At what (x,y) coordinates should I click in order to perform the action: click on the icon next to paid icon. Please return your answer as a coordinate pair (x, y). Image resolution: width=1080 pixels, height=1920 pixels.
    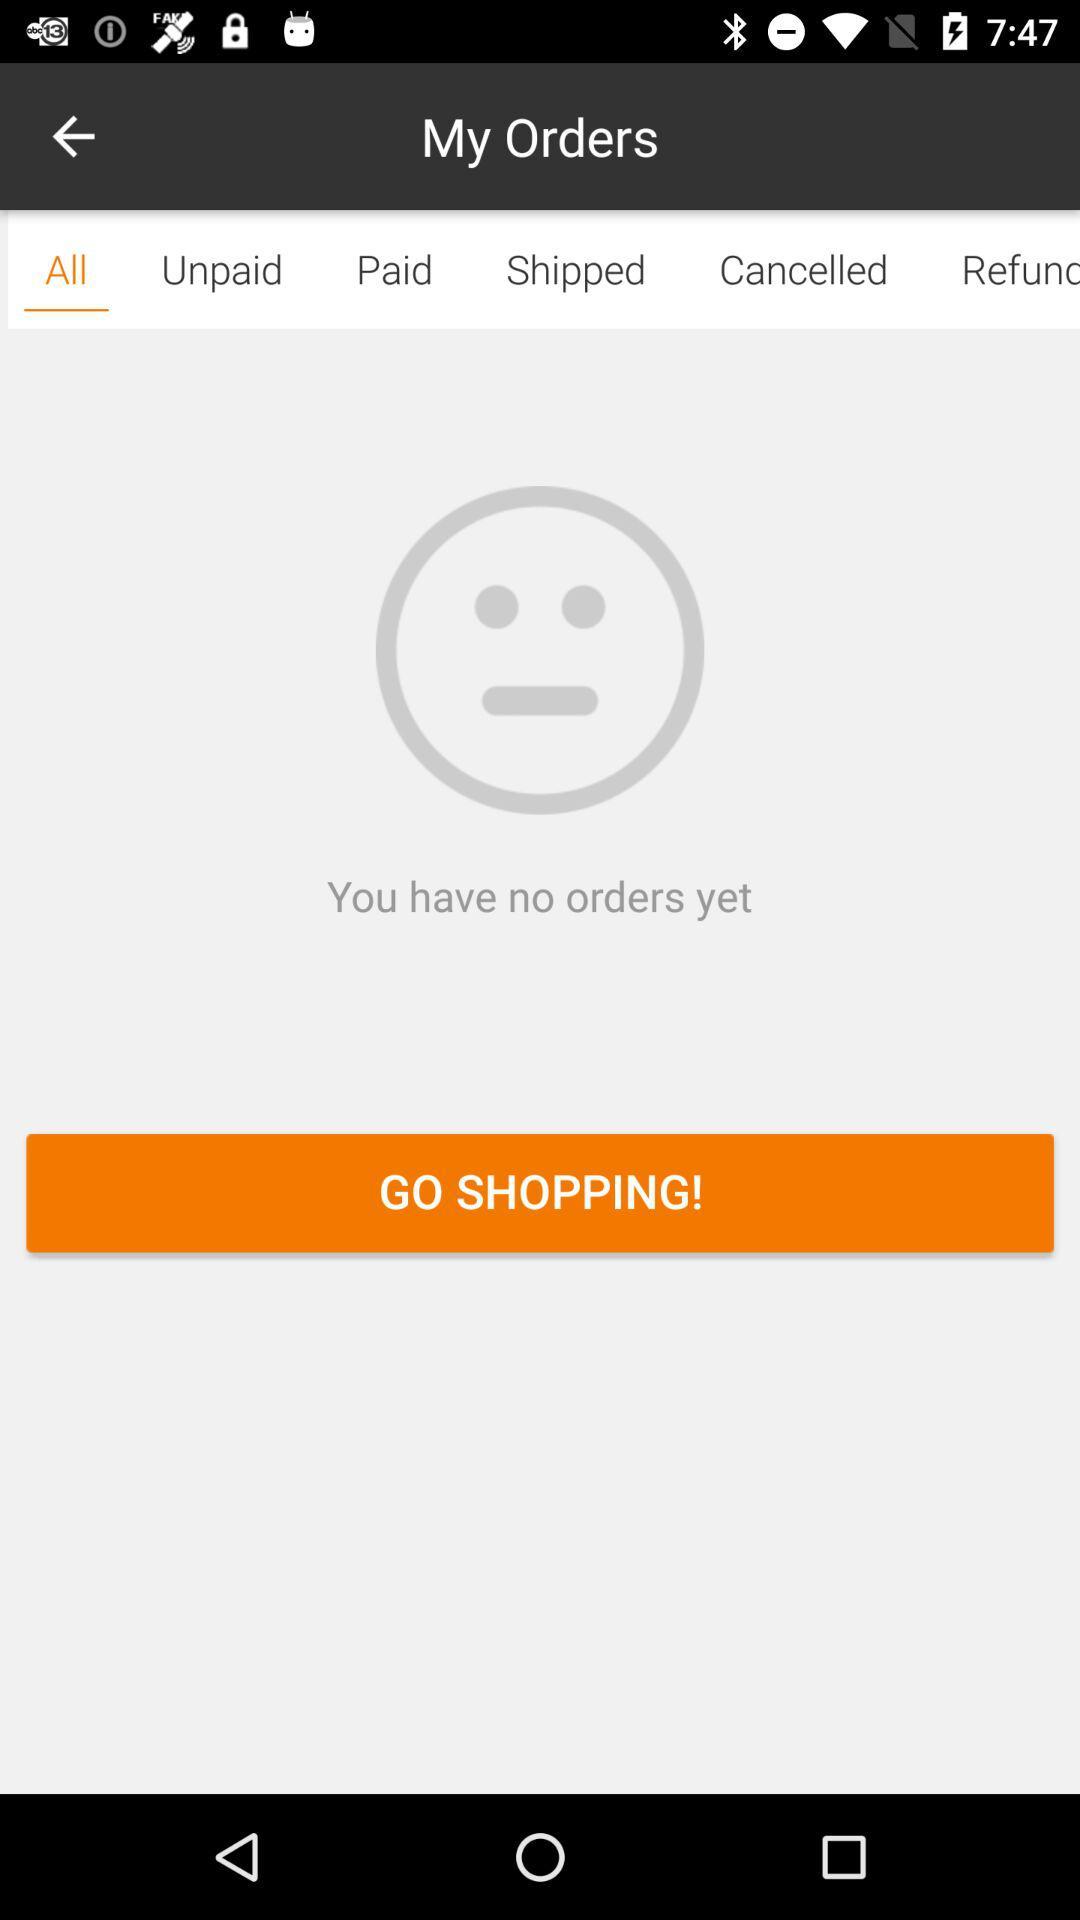
    Looking at the image, I should click on (72, 135).